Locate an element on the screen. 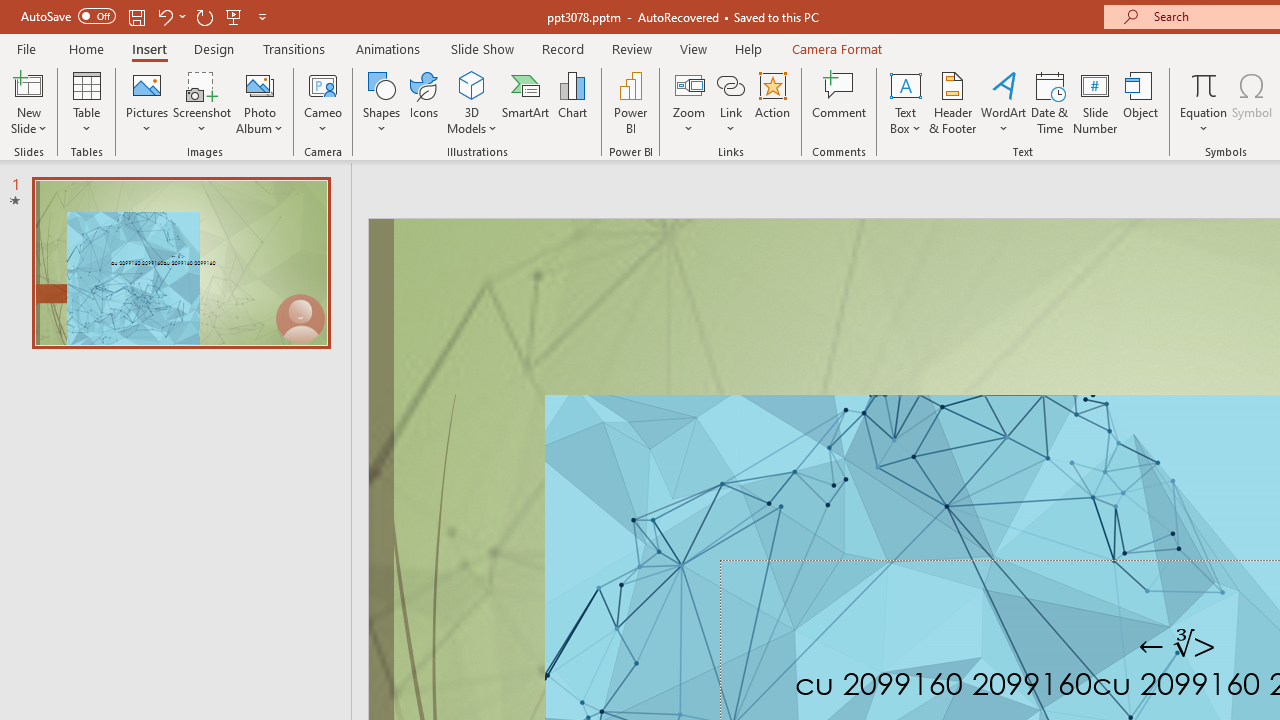 This screenshot has width=1280, height=720. 'Pictures' is located at coordinates (146, 103).